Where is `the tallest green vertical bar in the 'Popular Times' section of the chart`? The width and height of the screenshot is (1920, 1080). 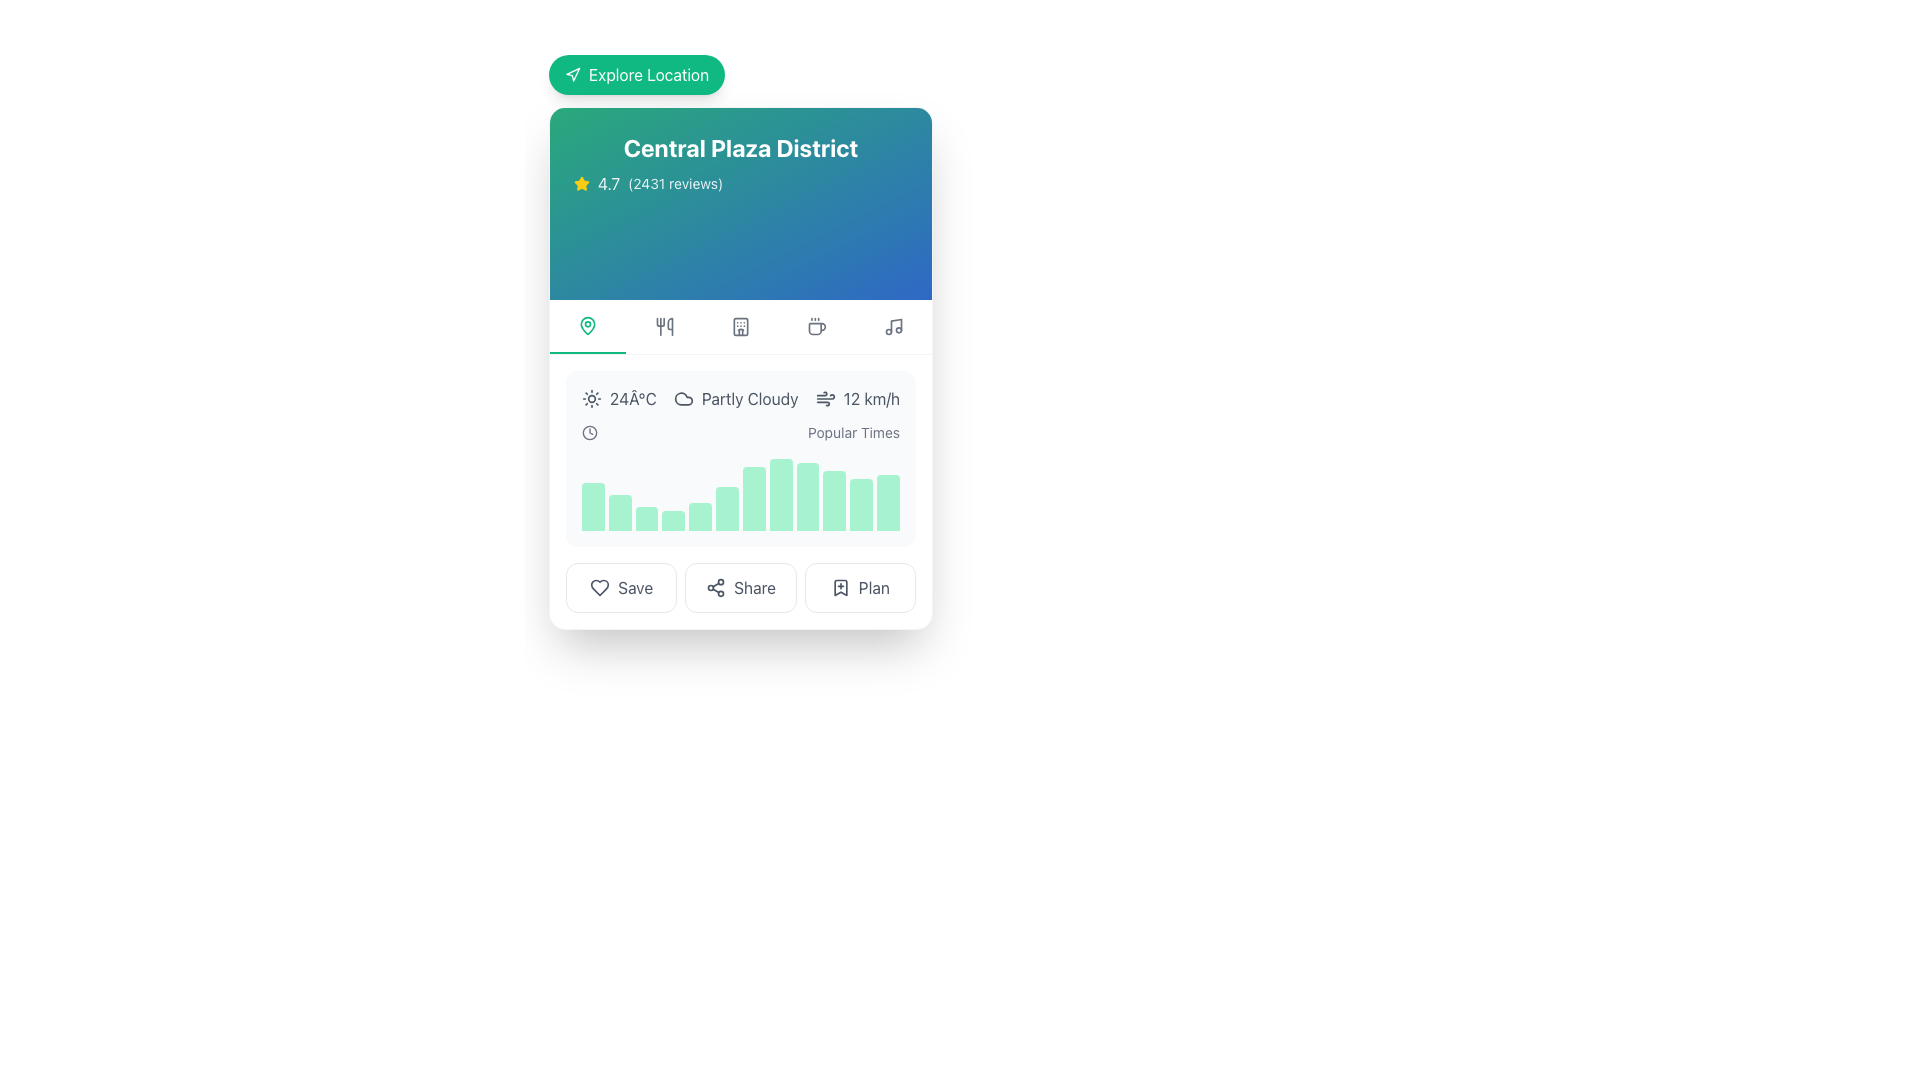
the tallest green vertical bar in the 'Popular Times' section of the chart is located at coordinates (780, 494).